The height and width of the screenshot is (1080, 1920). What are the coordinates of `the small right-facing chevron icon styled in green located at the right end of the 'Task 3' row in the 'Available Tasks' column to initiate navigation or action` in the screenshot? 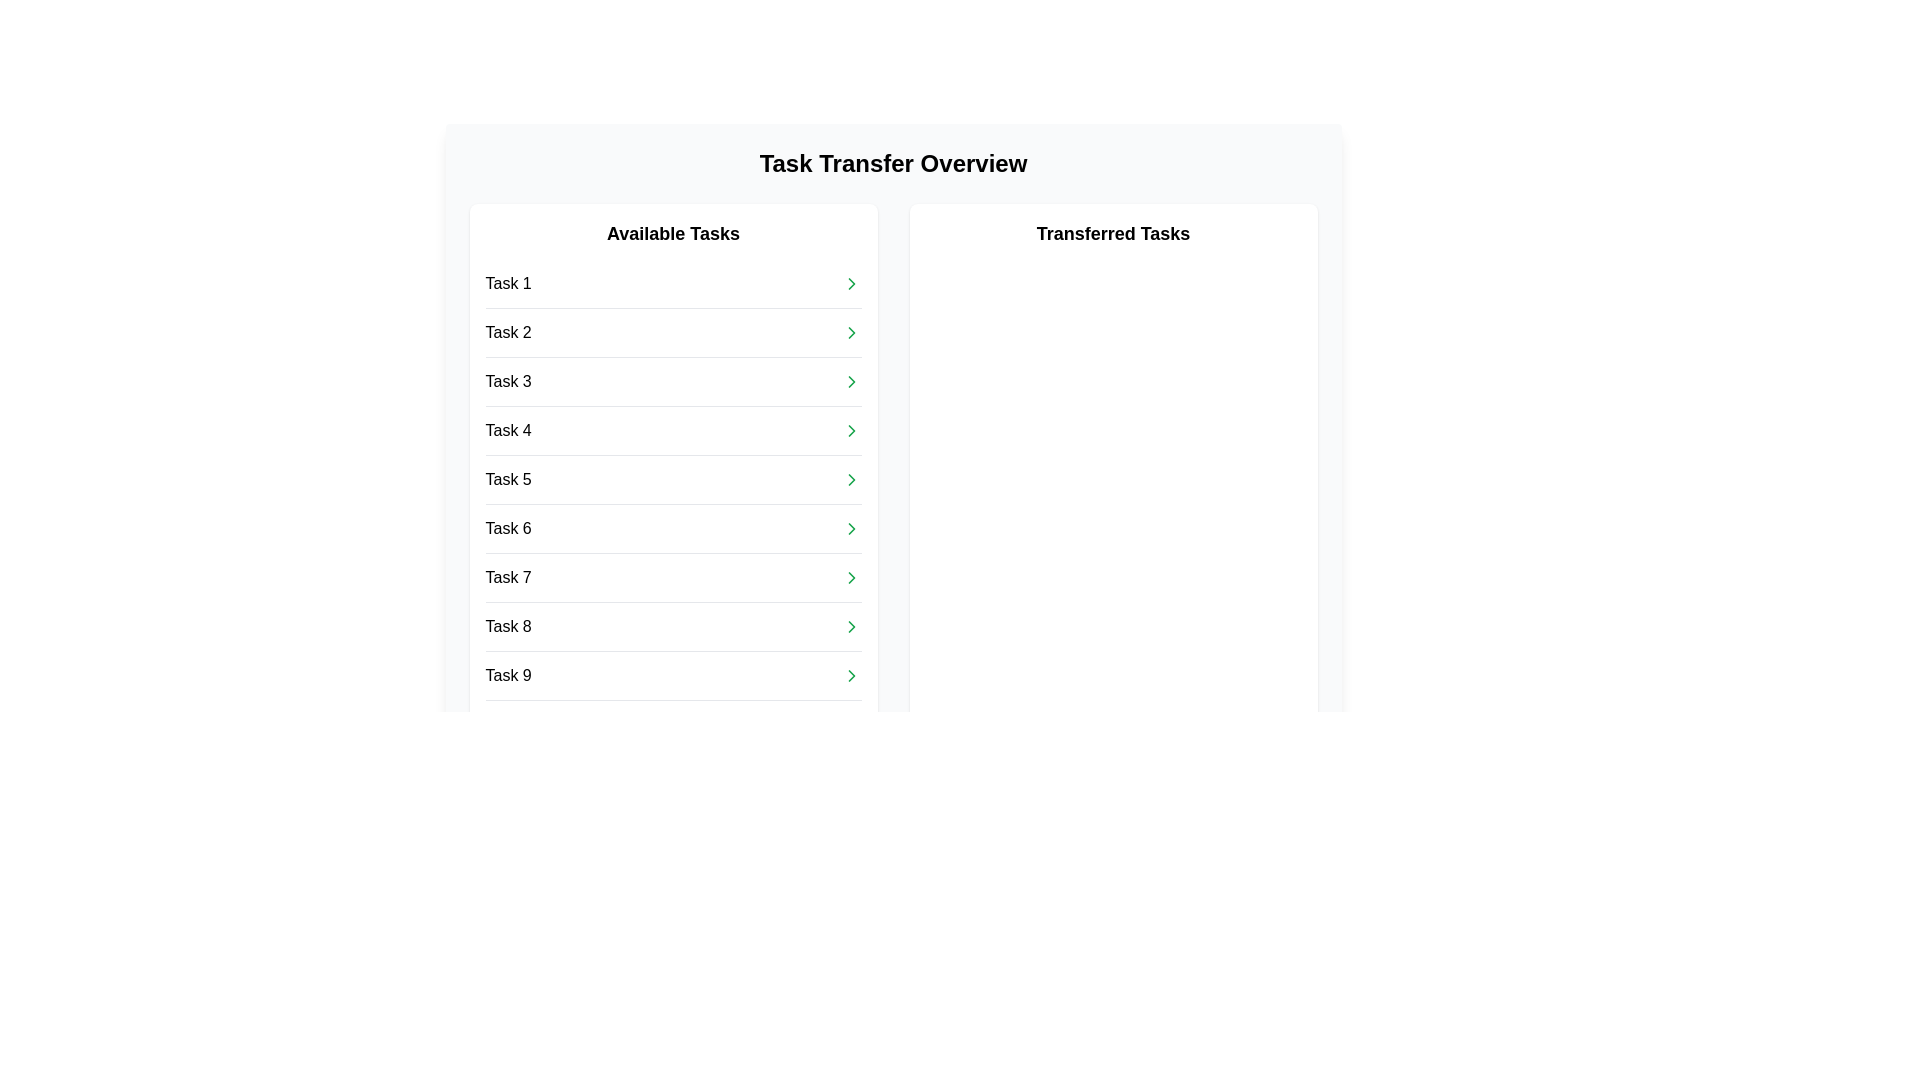 It's located at (851, 381).